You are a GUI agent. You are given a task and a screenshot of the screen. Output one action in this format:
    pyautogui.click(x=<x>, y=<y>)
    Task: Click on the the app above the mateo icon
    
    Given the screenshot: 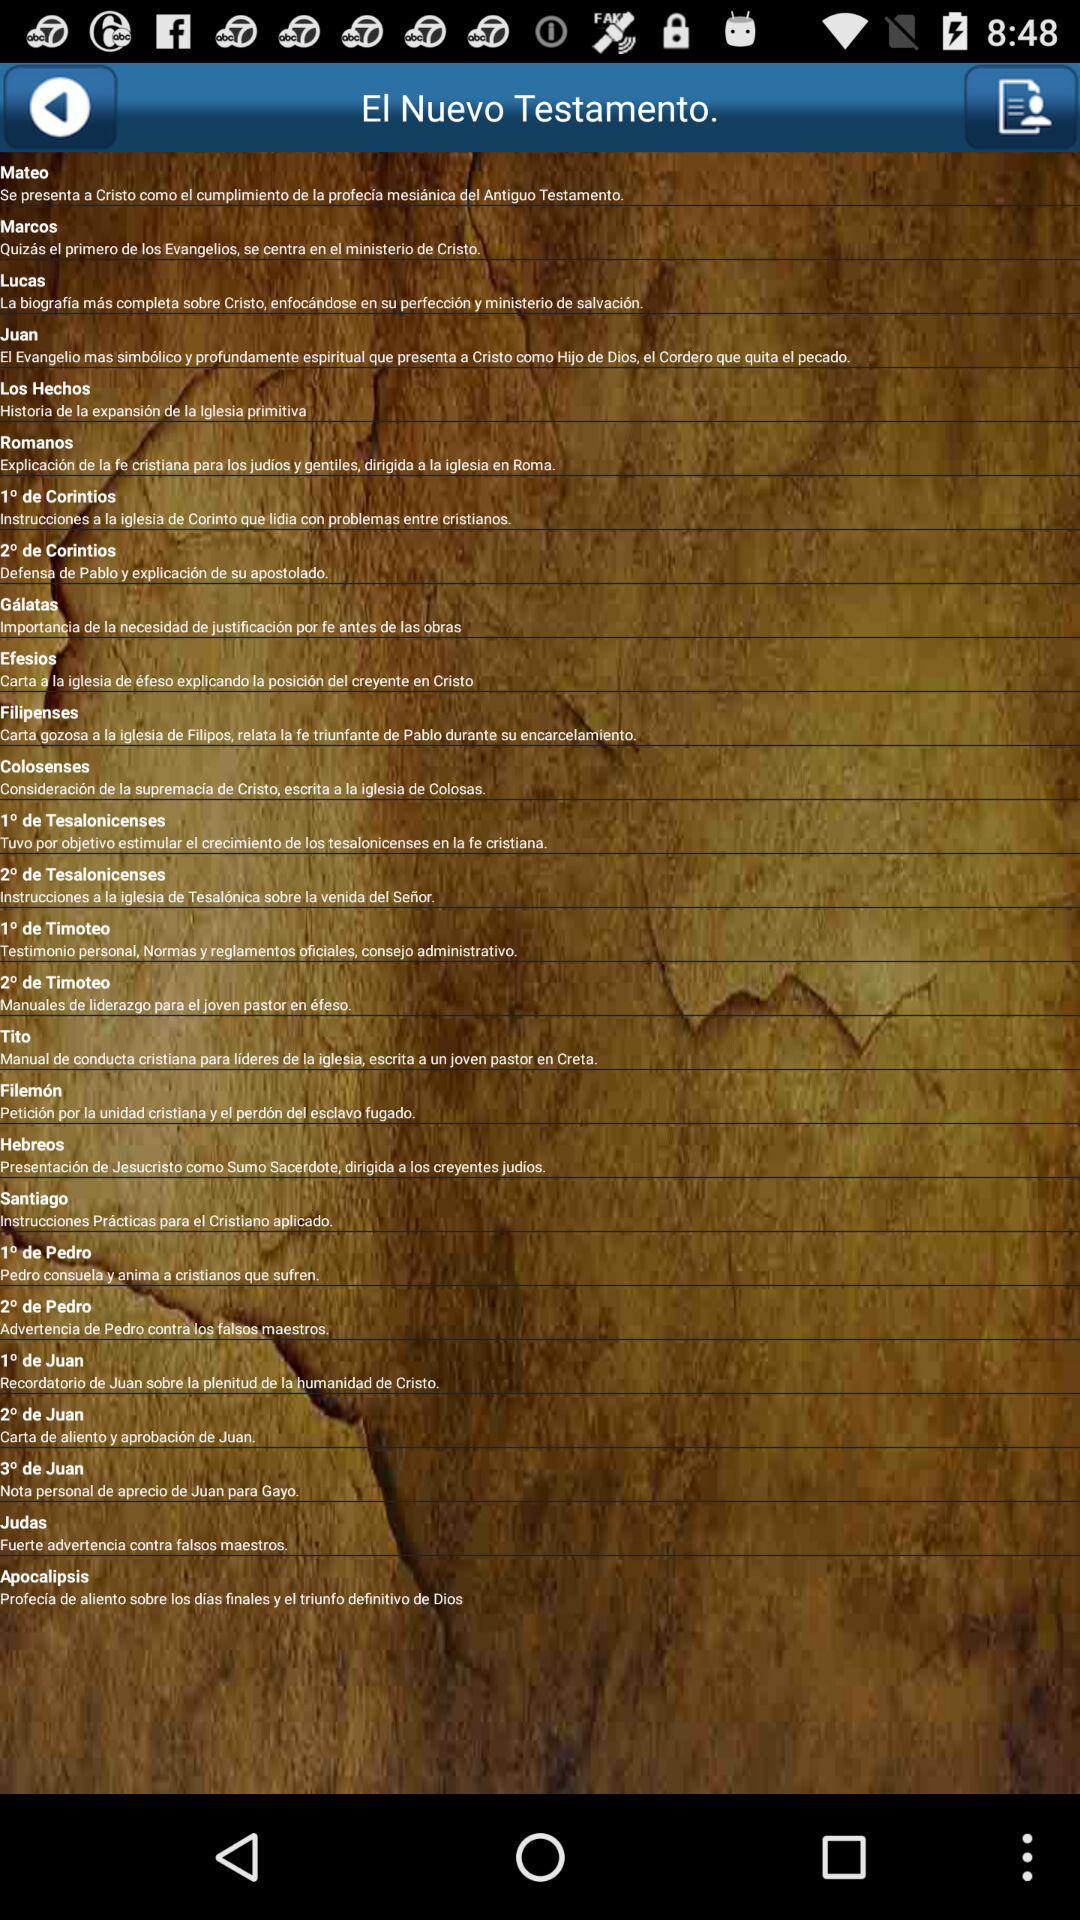 What is the action you would take?
    pyautogui.click(x=1020, y=106)
    